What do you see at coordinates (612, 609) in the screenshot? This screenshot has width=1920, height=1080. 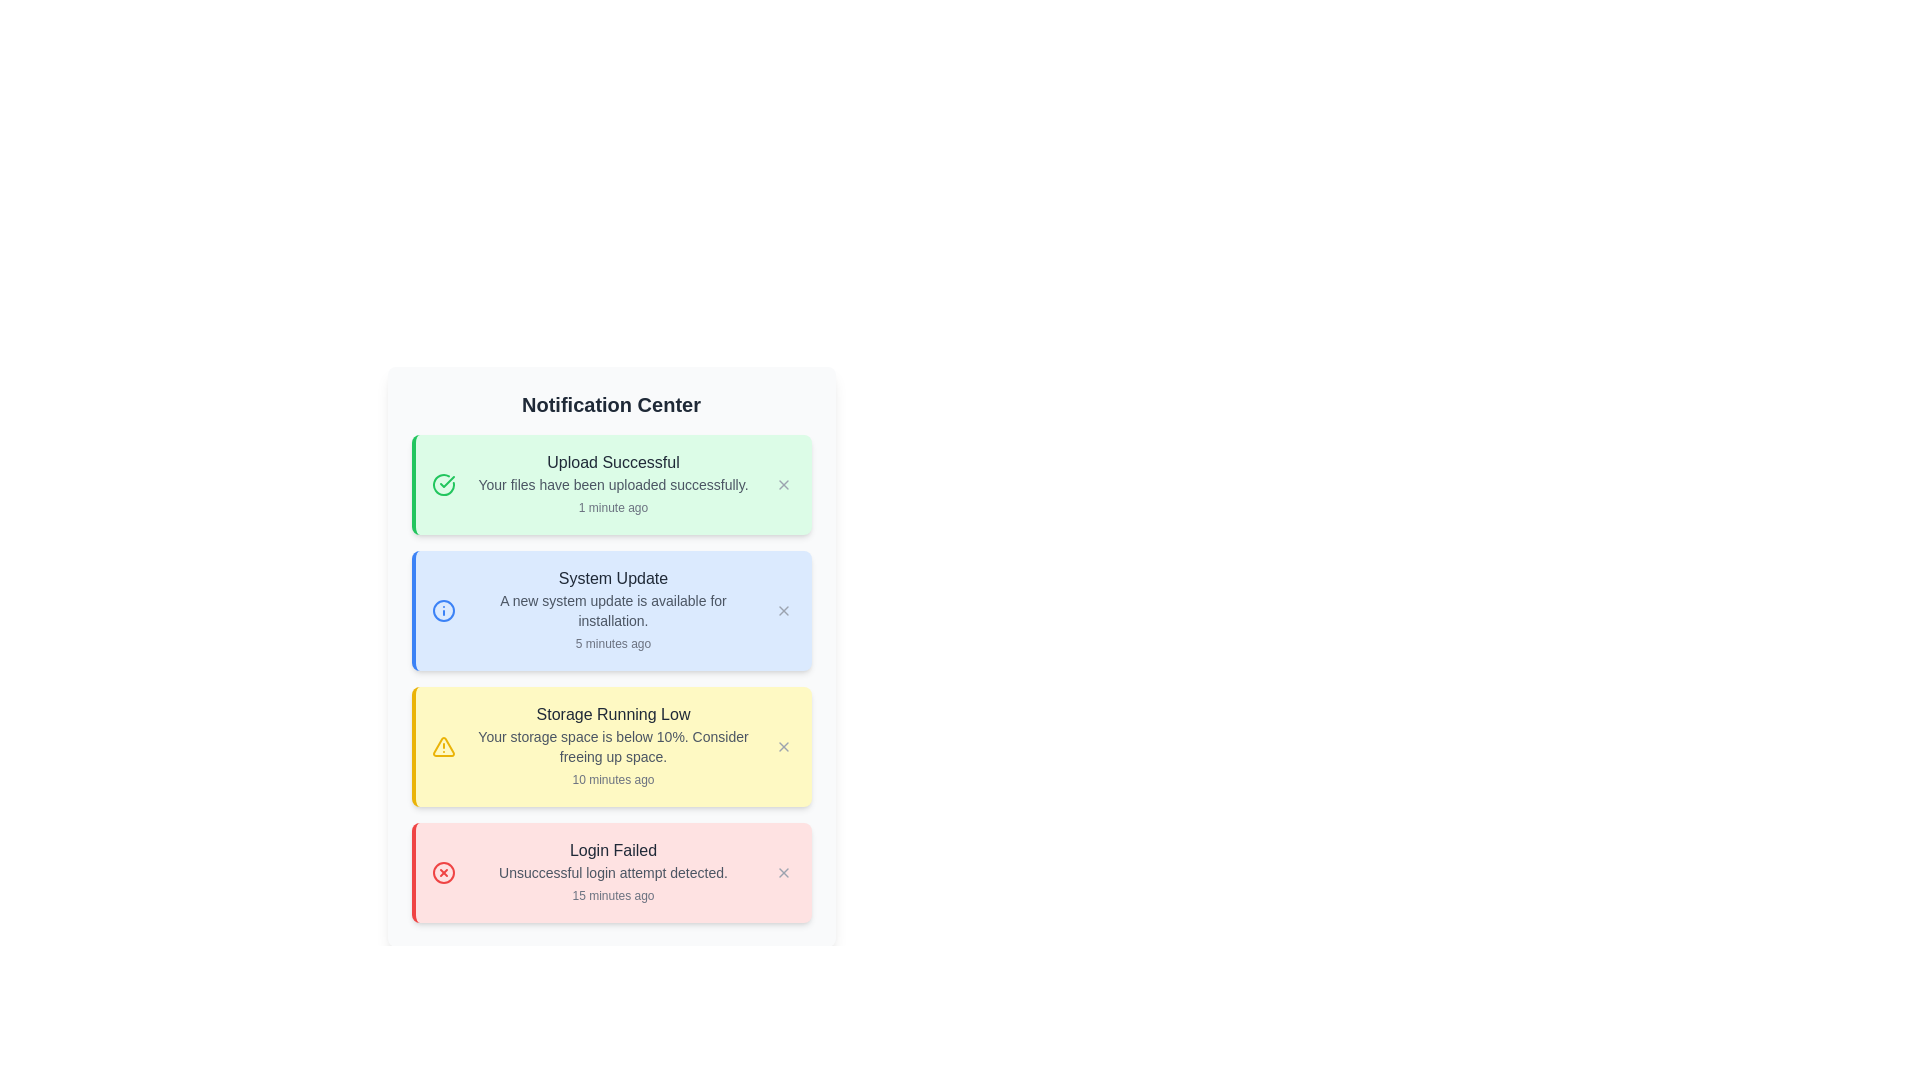 I see `text content of the Notification item titled 'System Update' which contains the description 'A new system update is available for installation.' and a timestamp '5 minutes ago'` at bounding box center [612, 609].